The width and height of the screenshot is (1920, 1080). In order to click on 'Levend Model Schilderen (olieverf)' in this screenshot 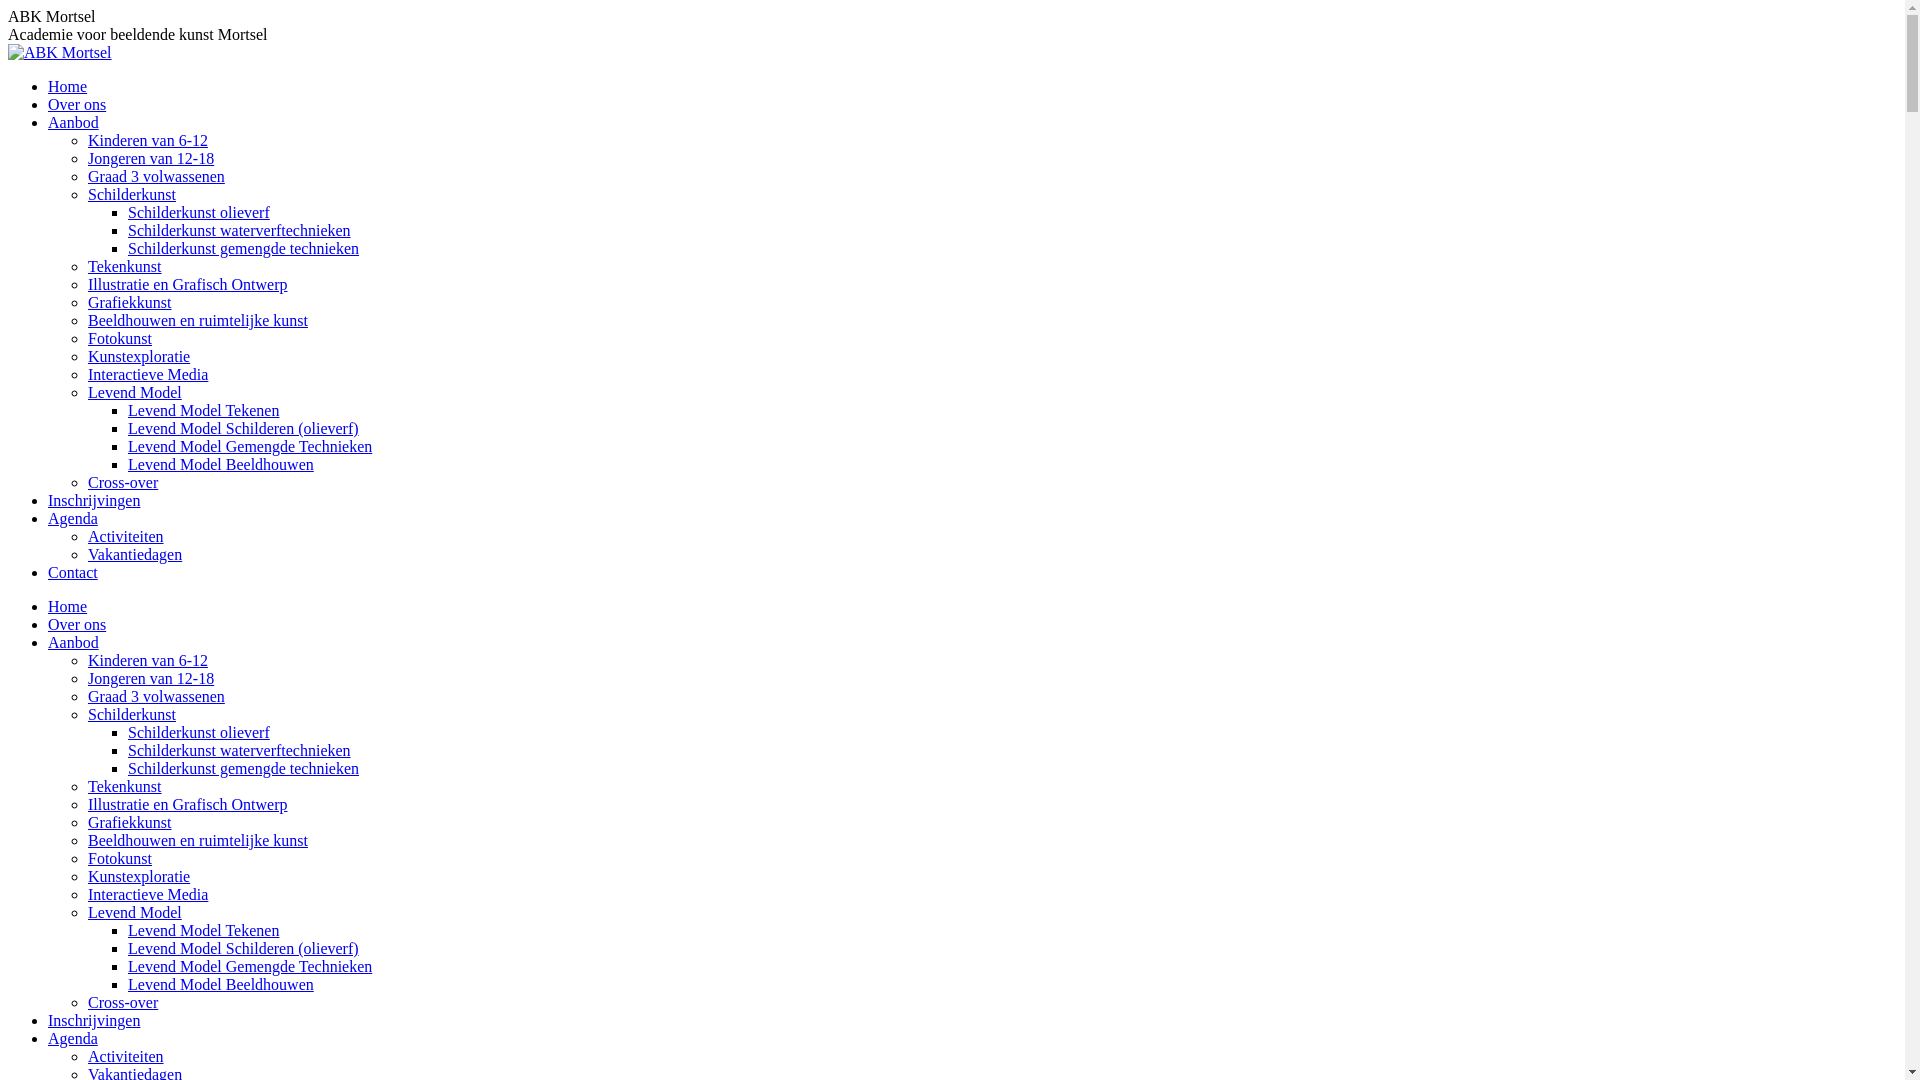, I will do `click(242, 427)`.